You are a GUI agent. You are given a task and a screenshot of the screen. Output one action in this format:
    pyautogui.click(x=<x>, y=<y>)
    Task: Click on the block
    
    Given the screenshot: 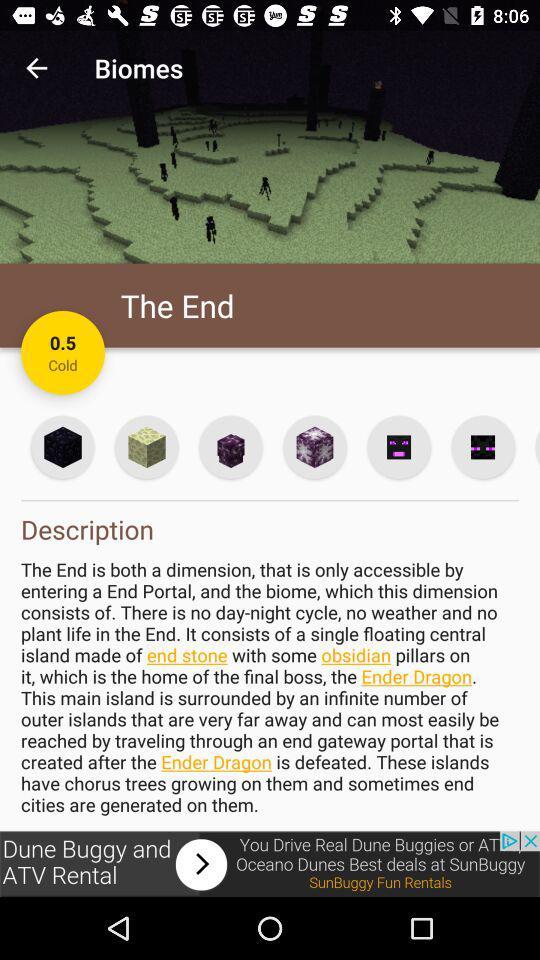 What is the action you would take?
    pyautogui.click(x=314, y=447)
    